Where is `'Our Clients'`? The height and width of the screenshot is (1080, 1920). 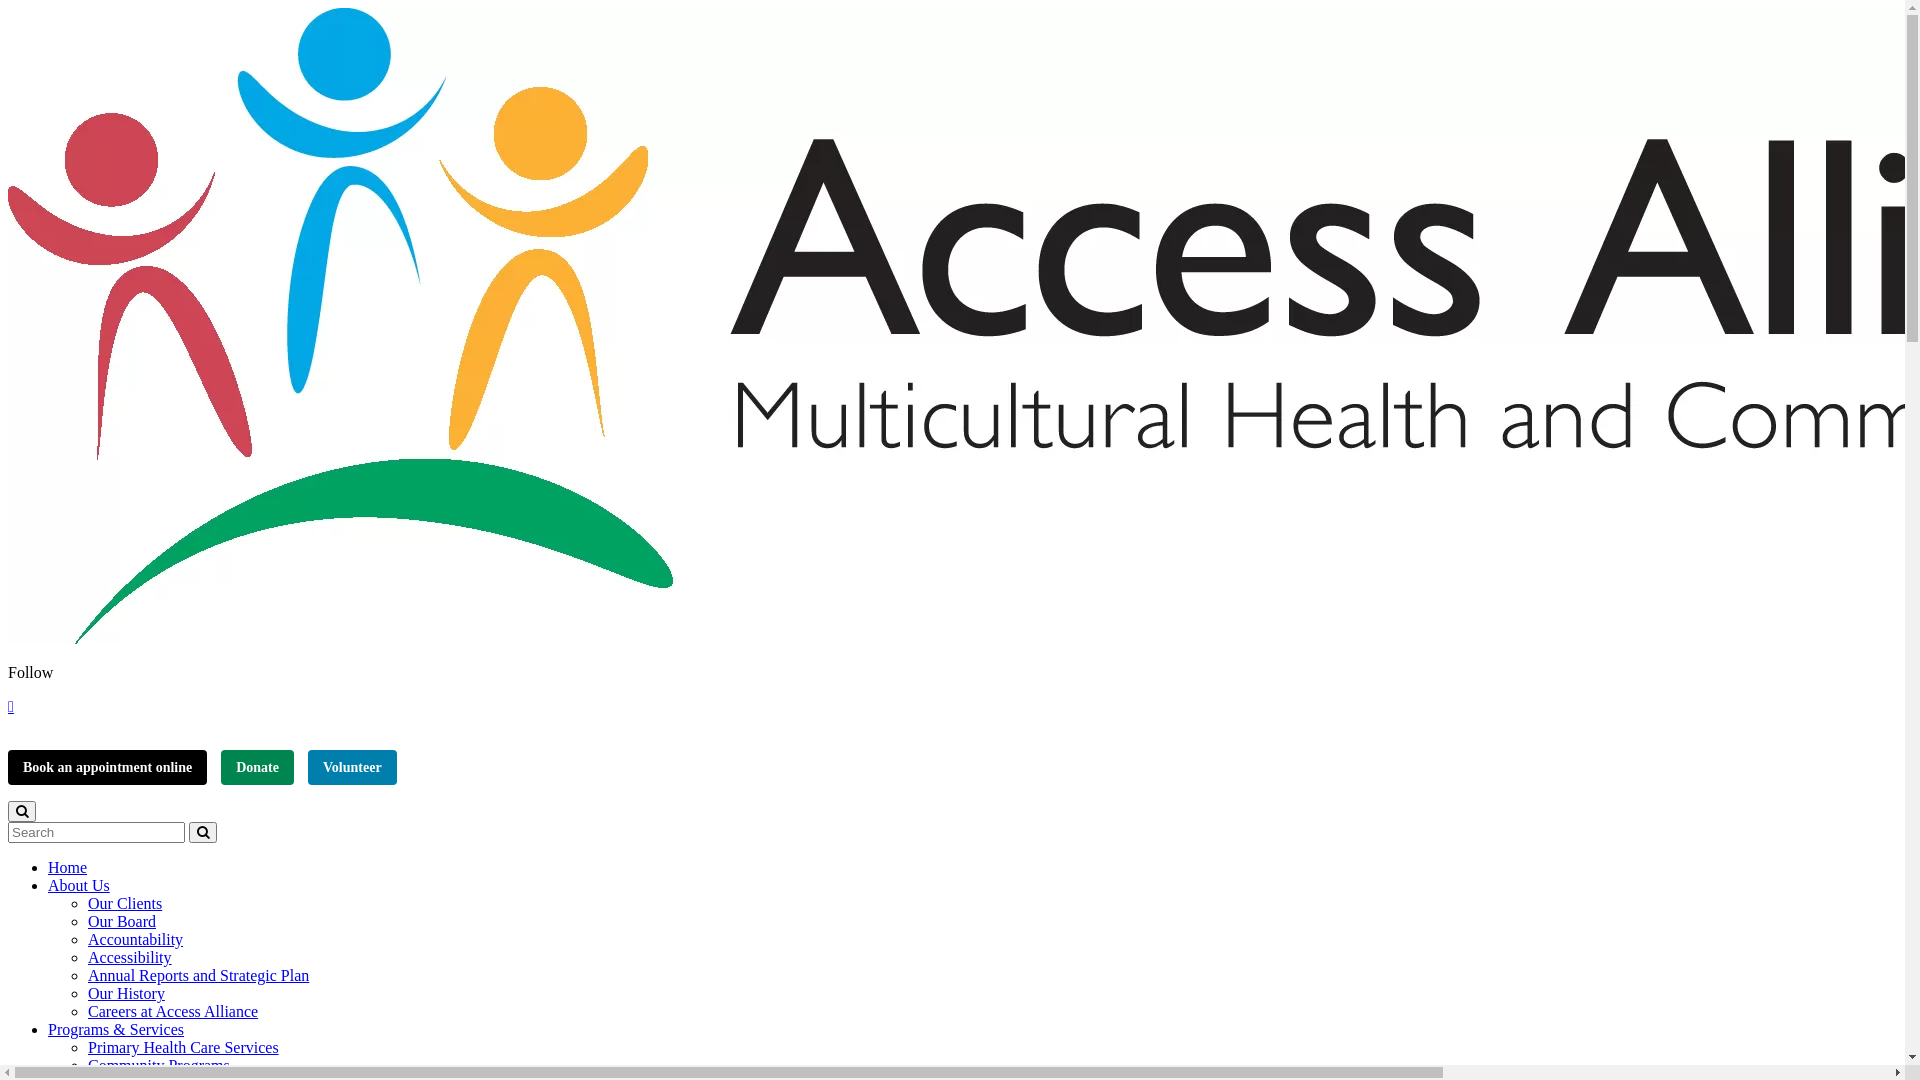 'Our Clients' is located at coordinates (123, 903).